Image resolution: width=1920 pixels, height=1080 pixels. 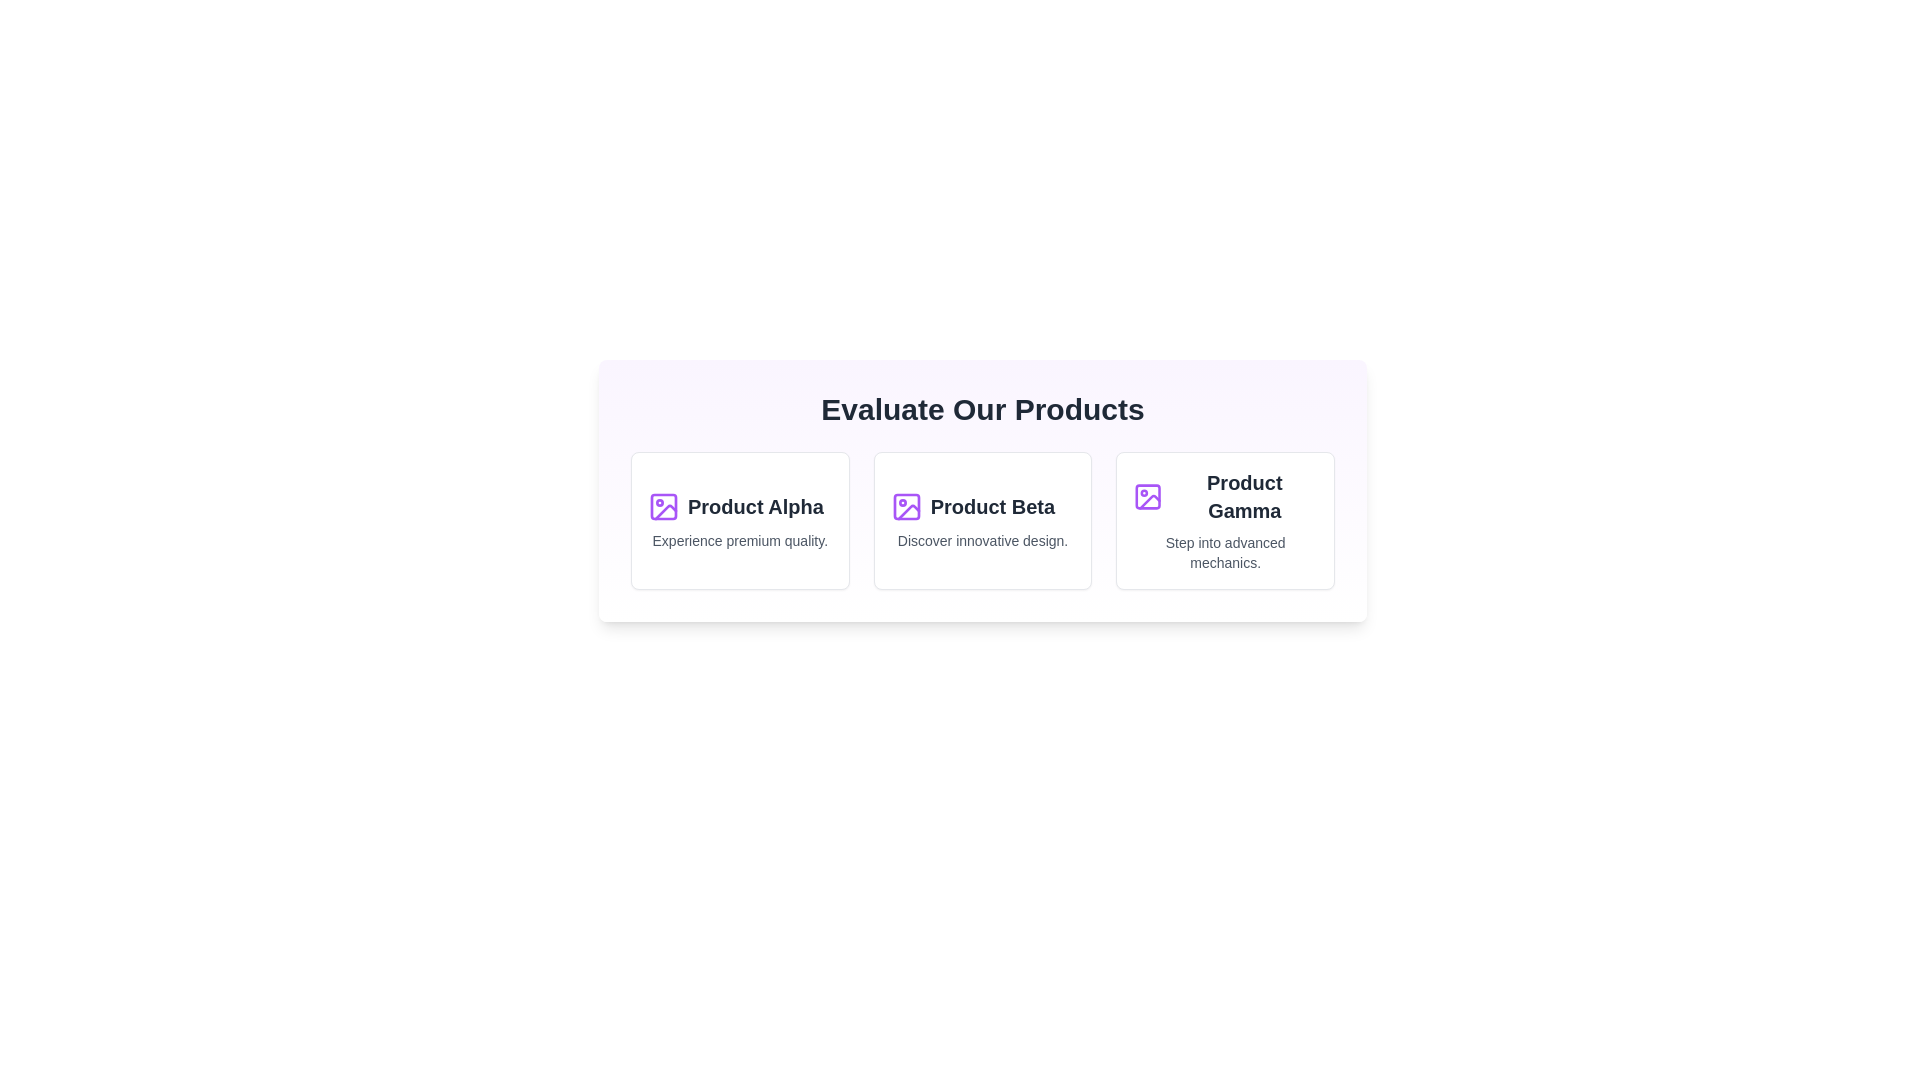 I want to click on the descriptive tagline text located below the title 'Product Beta' within the 'Product Beta' card, so click(x=983, y=540).